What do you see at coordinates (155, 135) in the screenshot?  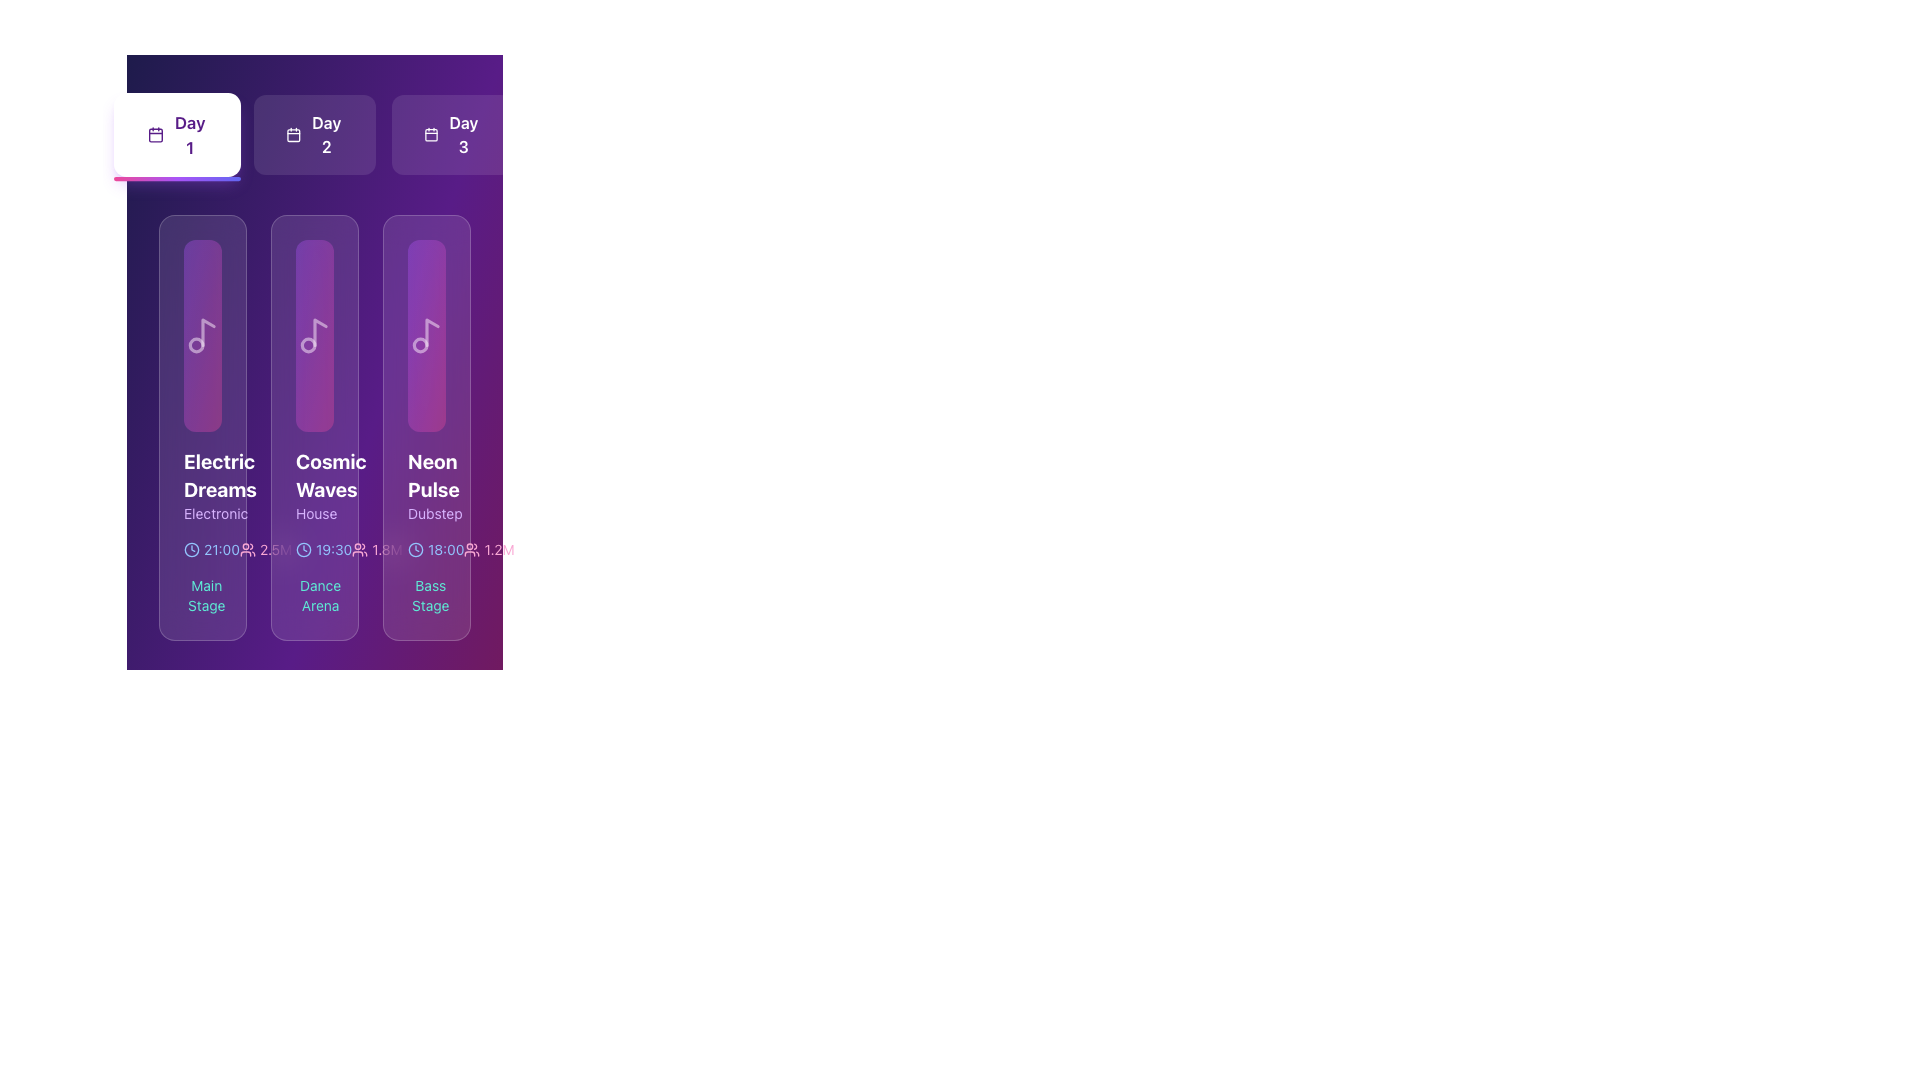 I see `the calendar-like icon located near the top-left corner of the 'Day 1' button` at bounding box center [155, 135].